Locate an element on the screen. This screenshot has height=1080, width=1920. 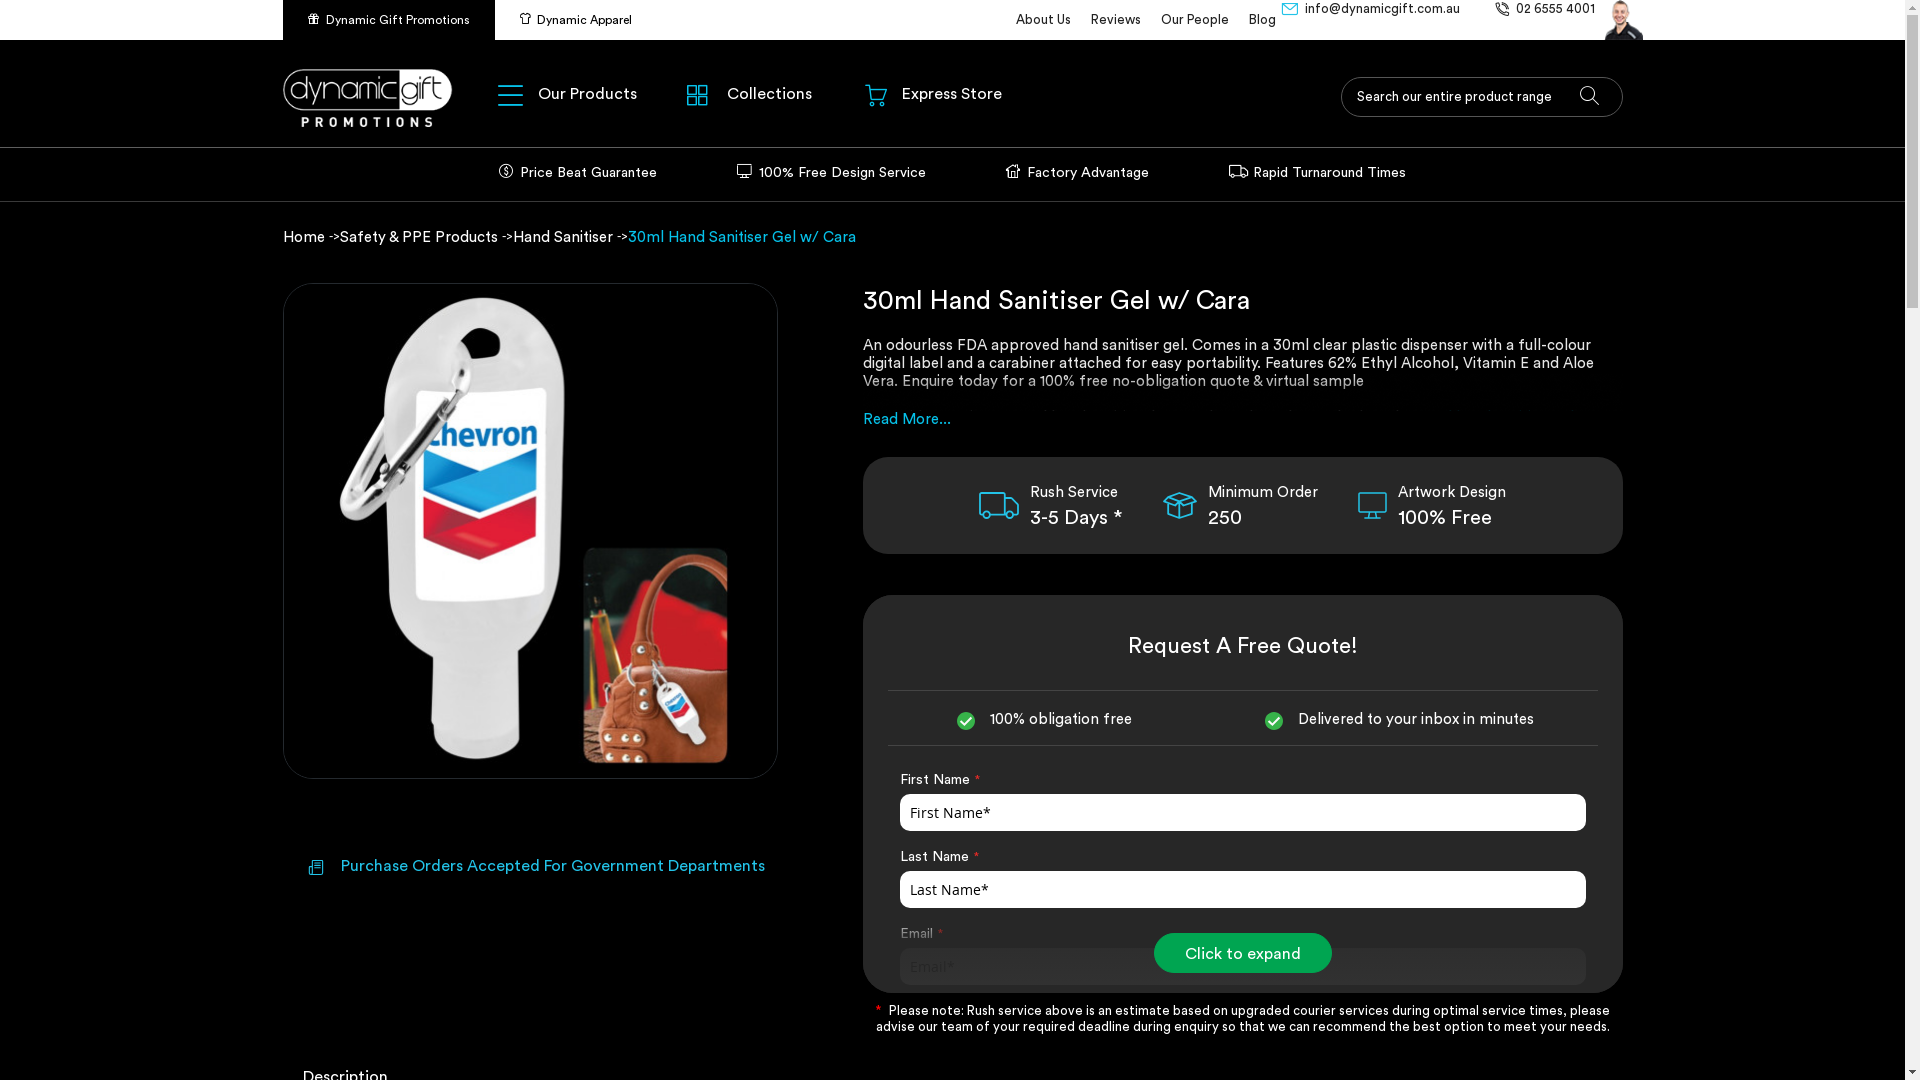
'Blog' is located at coordinates (1260, 19).